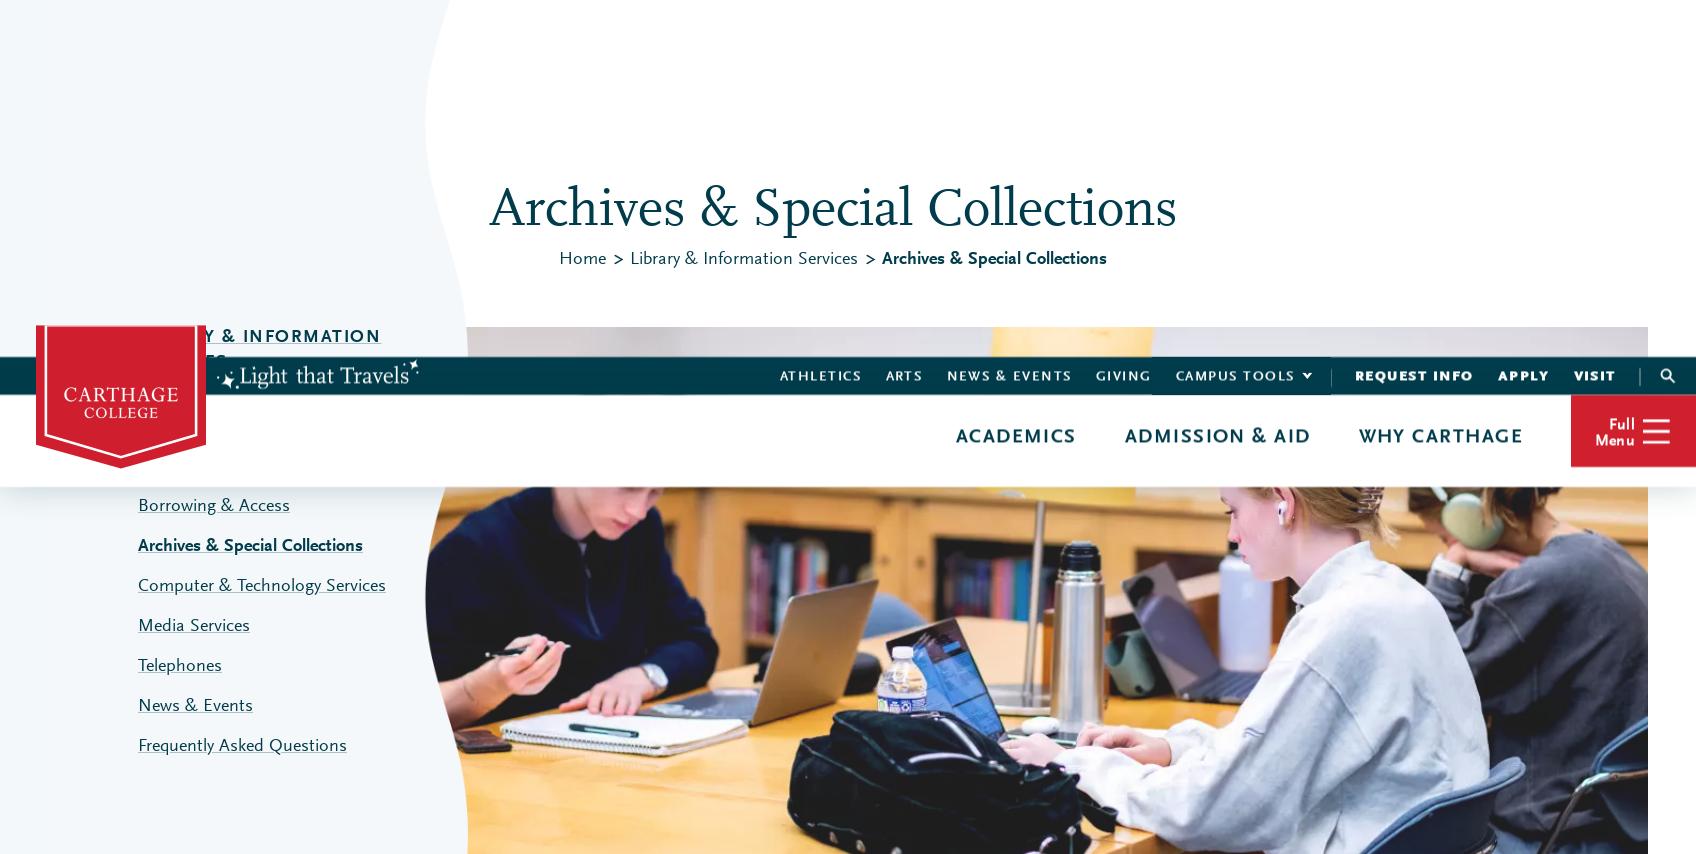 The width and height of the screenshot is (1696, 854). I want to click on 'Advising & Support', so click(164, 613).